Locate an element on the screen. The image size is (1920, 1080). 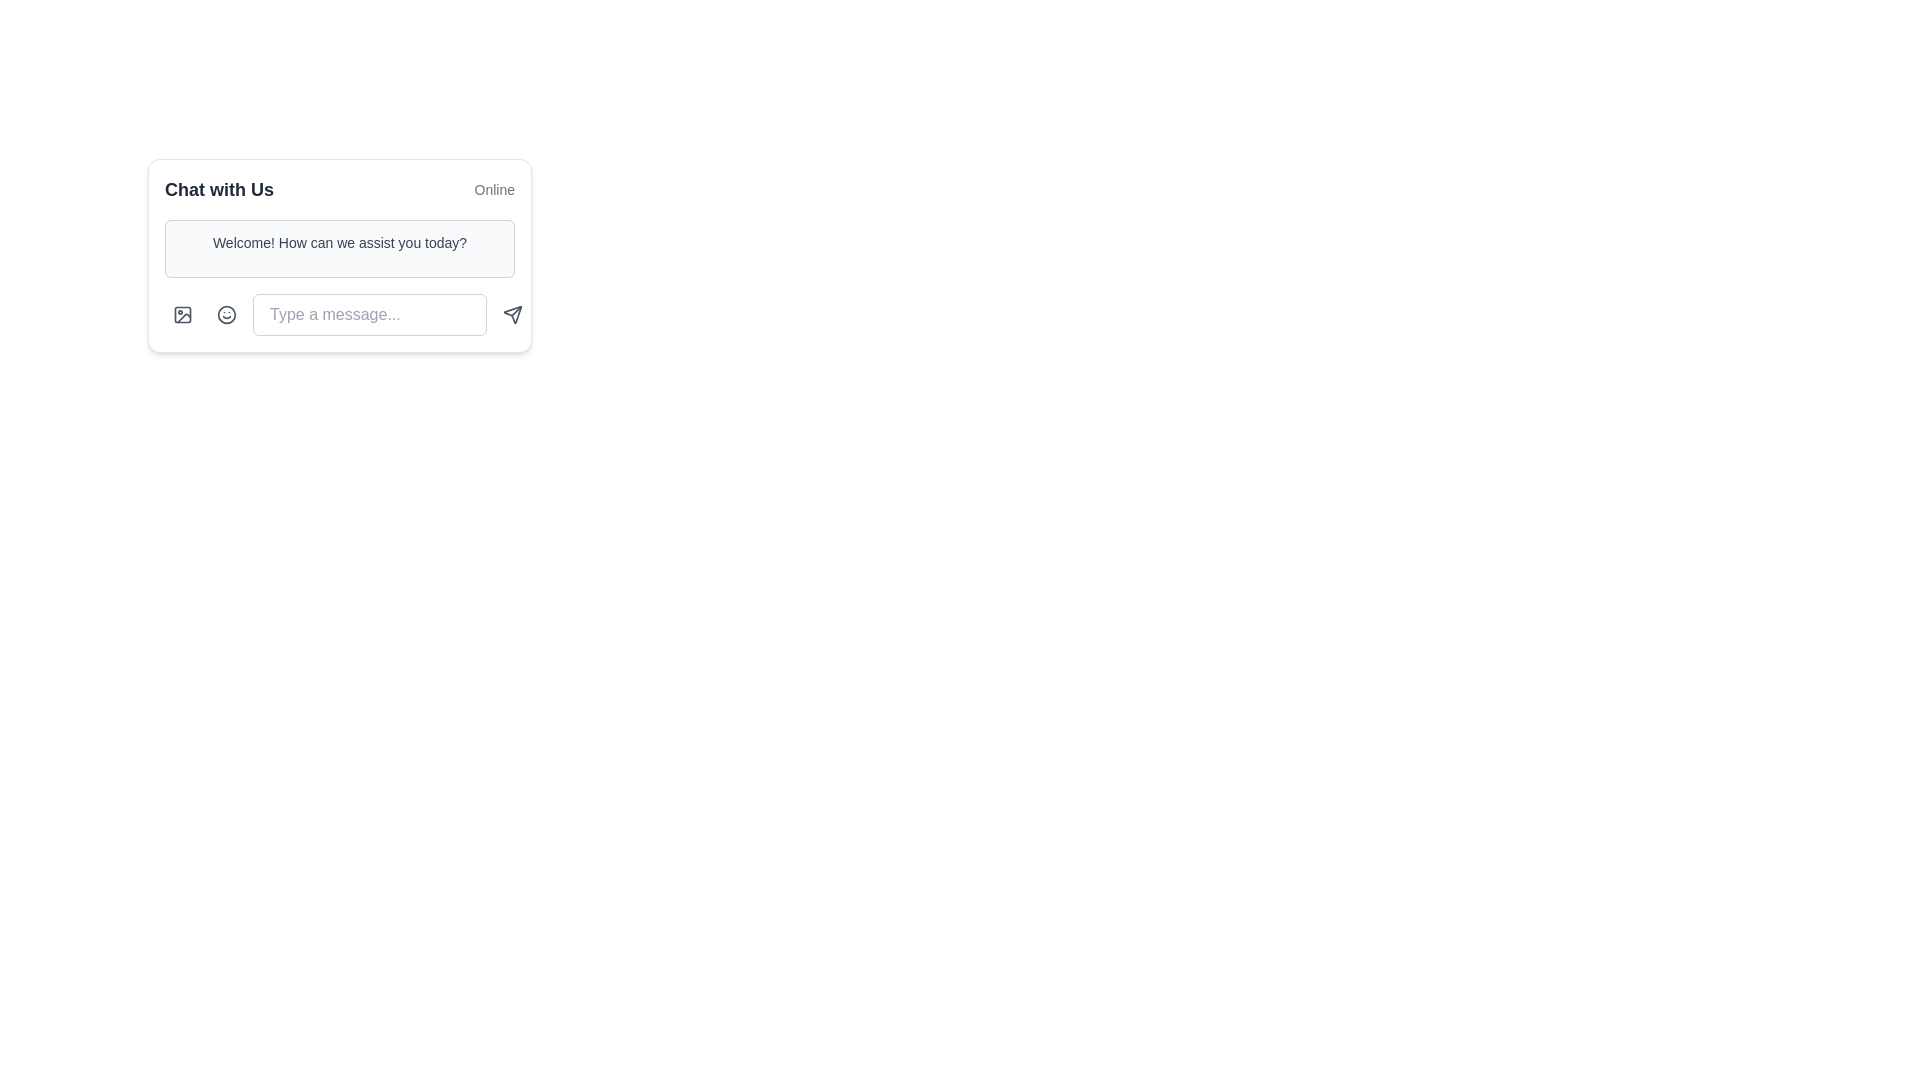
displayed text in the message box located below the title 'Chat with Us' and the status 'Online', and above the text input field is located at coordinates (340, 248).